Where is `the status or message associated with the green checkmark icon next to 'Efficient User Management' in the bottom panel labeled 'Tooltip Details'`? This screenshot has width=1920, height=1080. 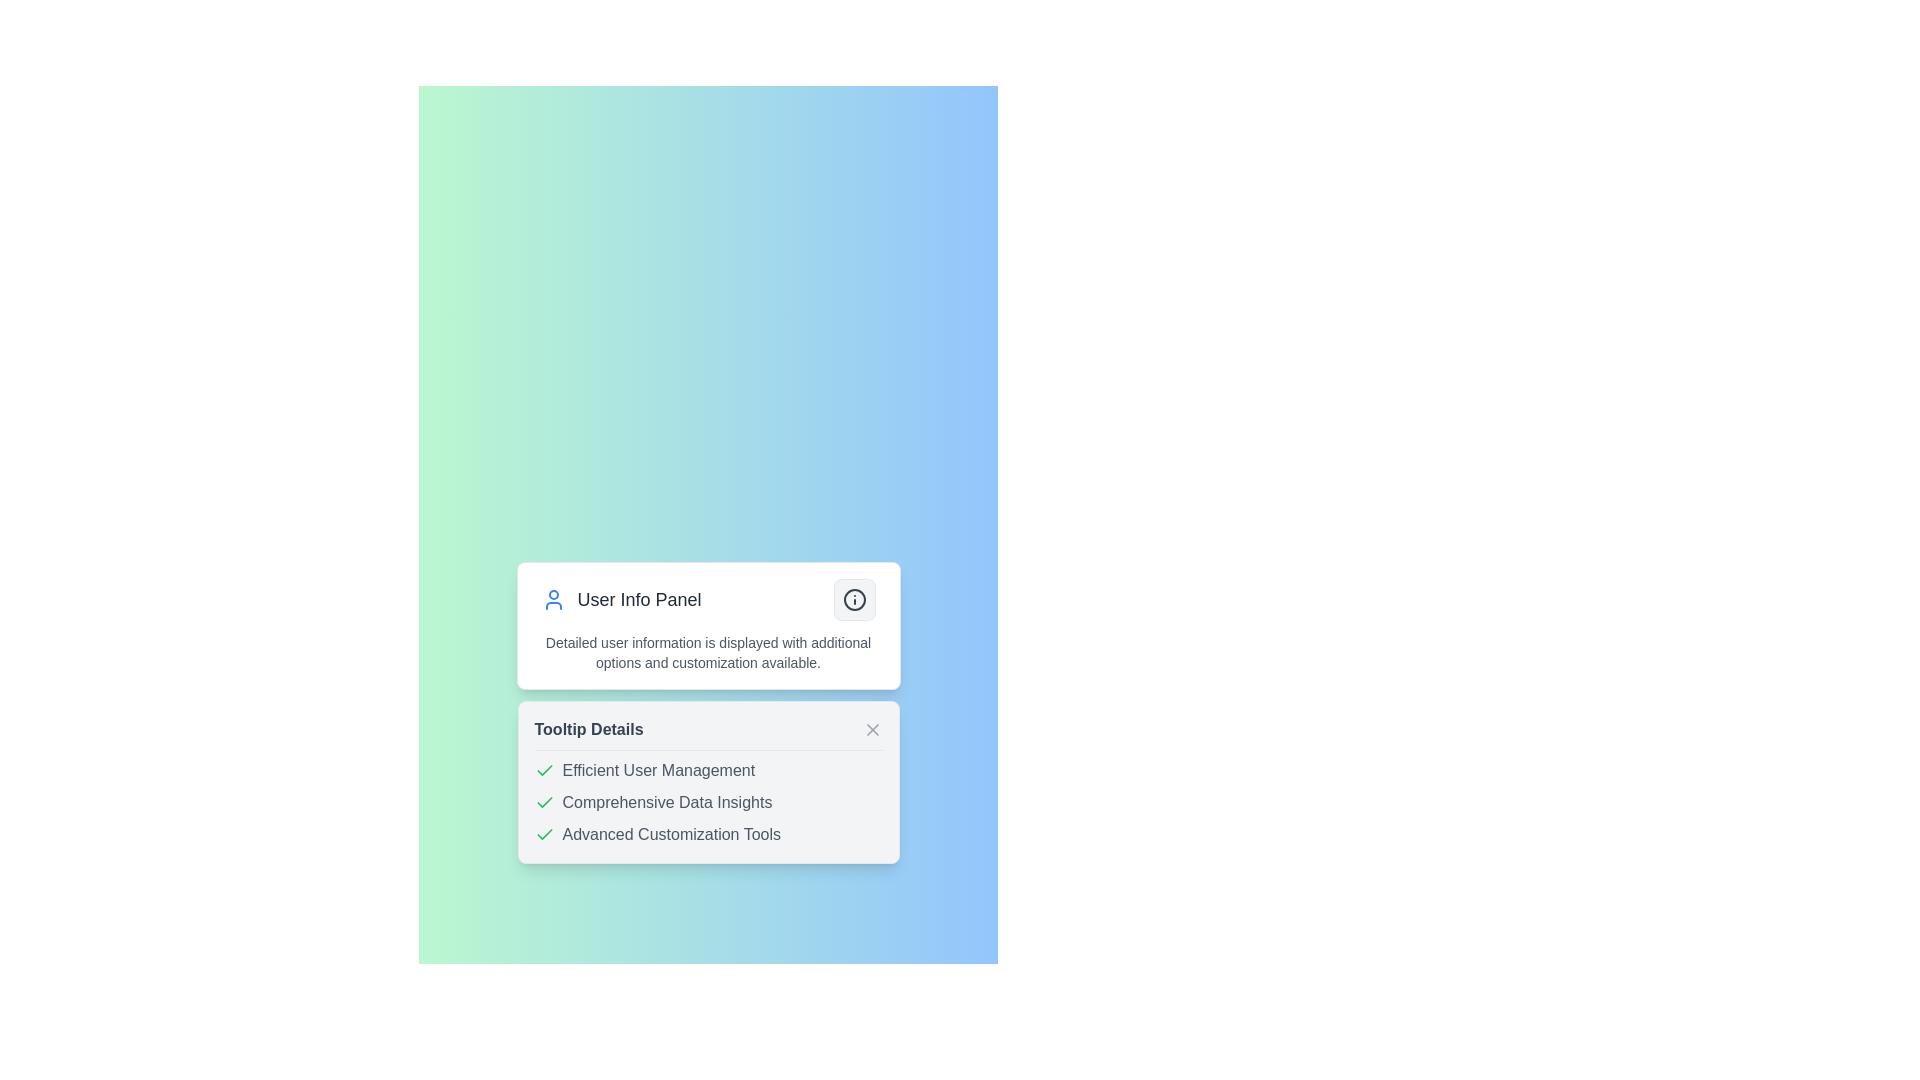
the status or message associated with the green checkmark icon next to 'Efficient User Management' in the bottom panel labeled 'Tooltip Details' is located at coordinates (544, 801).